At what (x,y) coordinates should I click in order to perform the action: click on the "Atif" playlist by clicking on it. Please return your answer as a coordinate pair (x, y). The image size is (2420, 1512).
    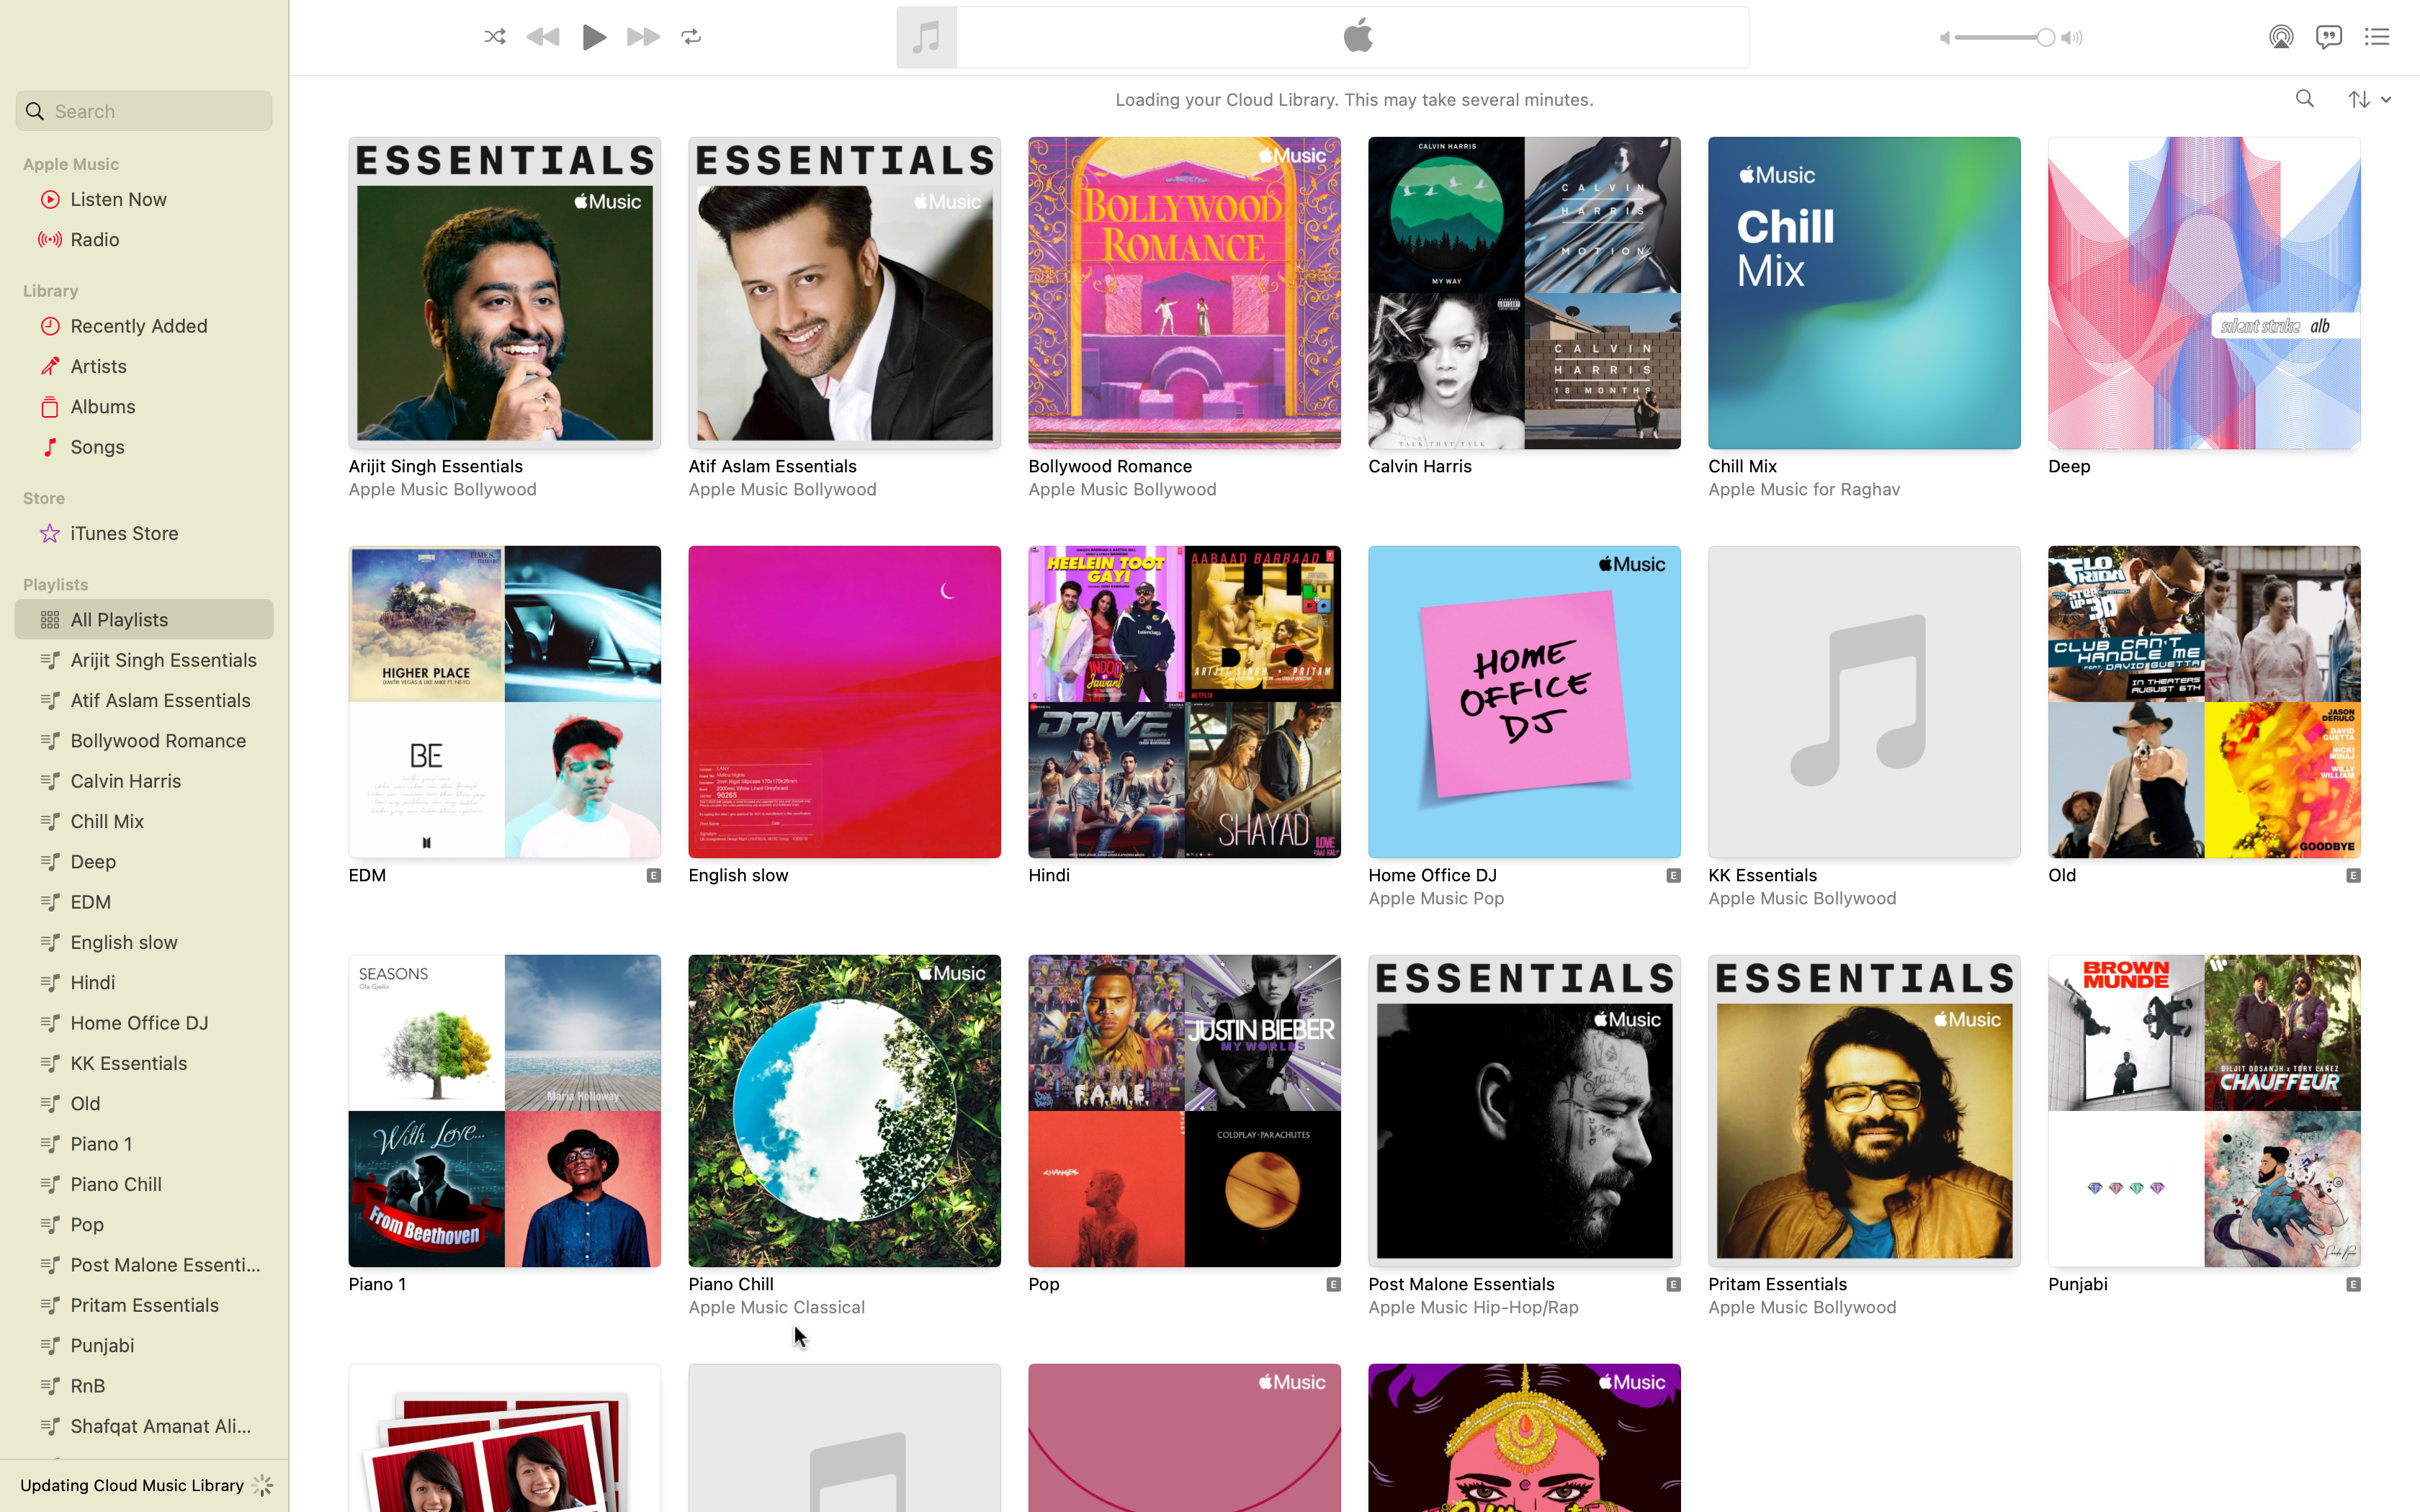
    Looking at the image, I should click on (842, 320).